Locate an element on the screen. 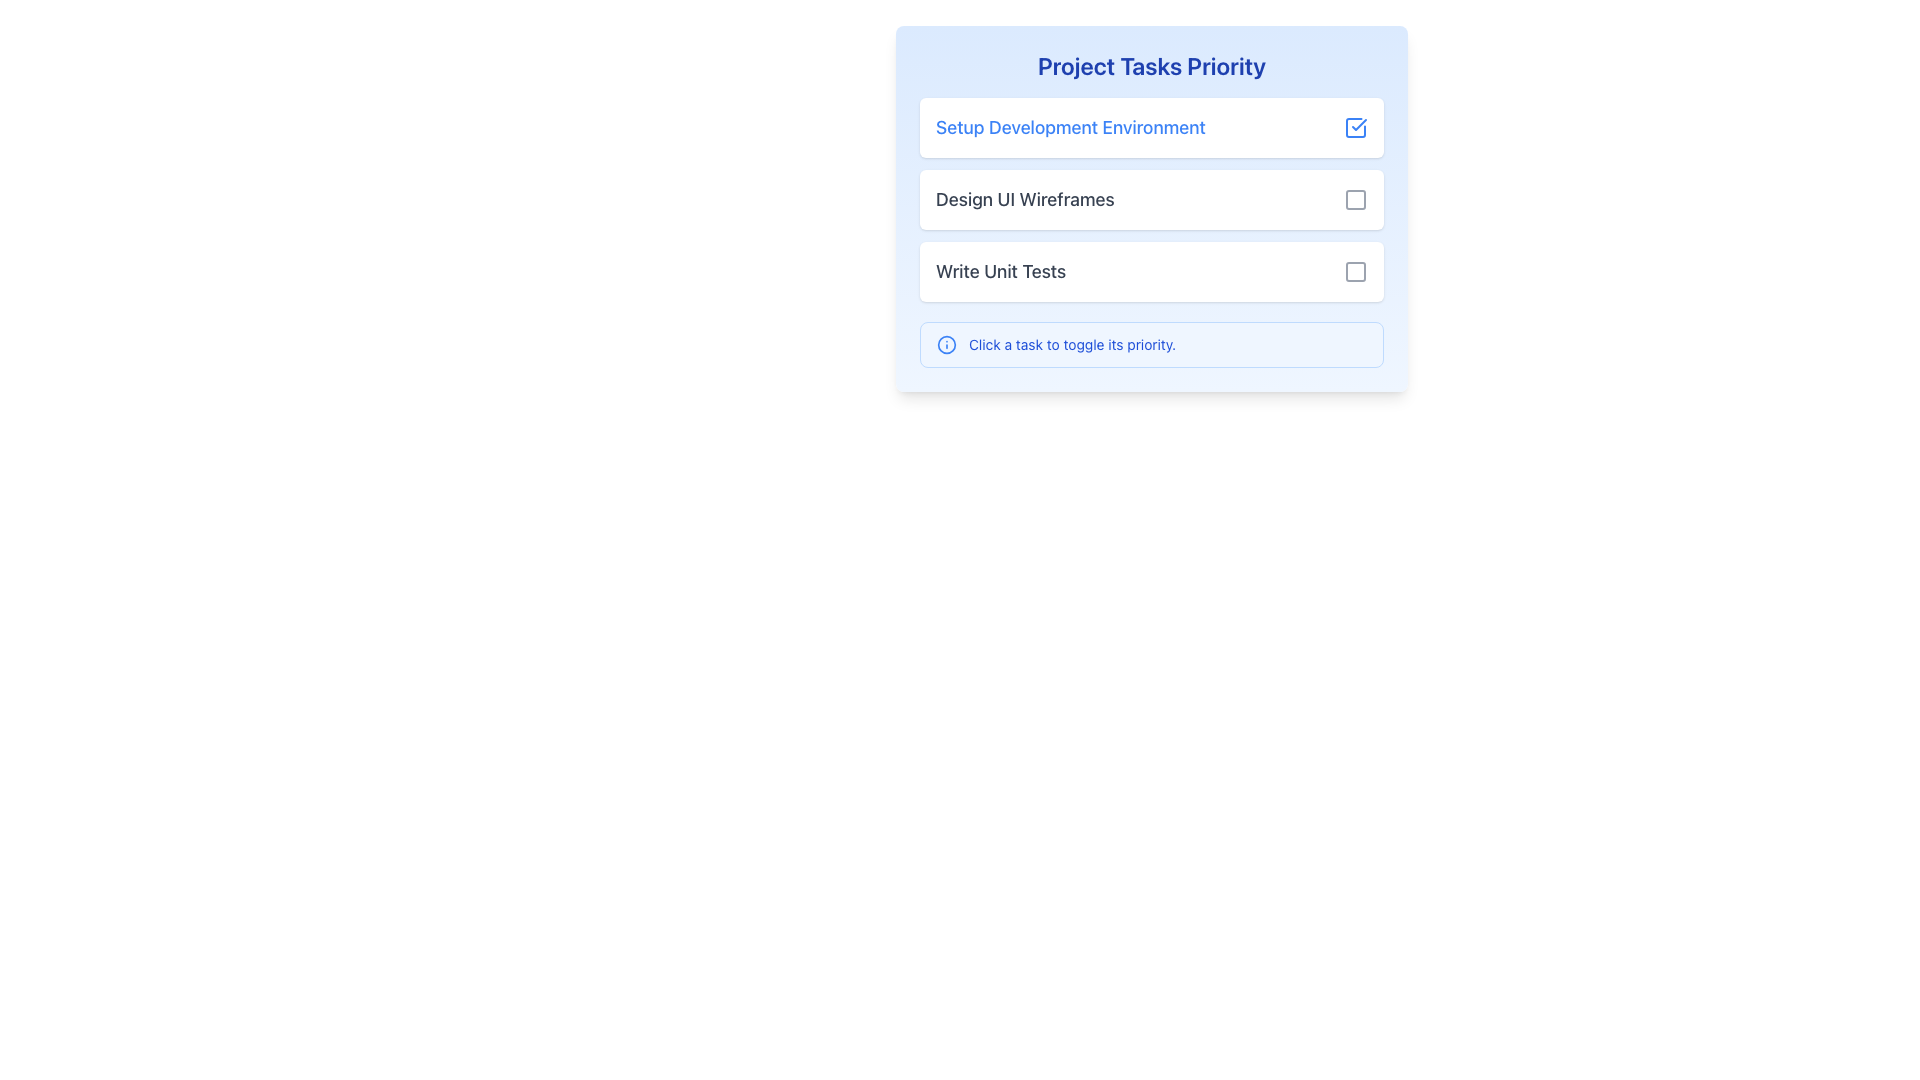  the informational label located at the lower part of the informational box, which has a blue background and follows two checkboxes, preceded by an info icon is located at coordinates (1071, 343).